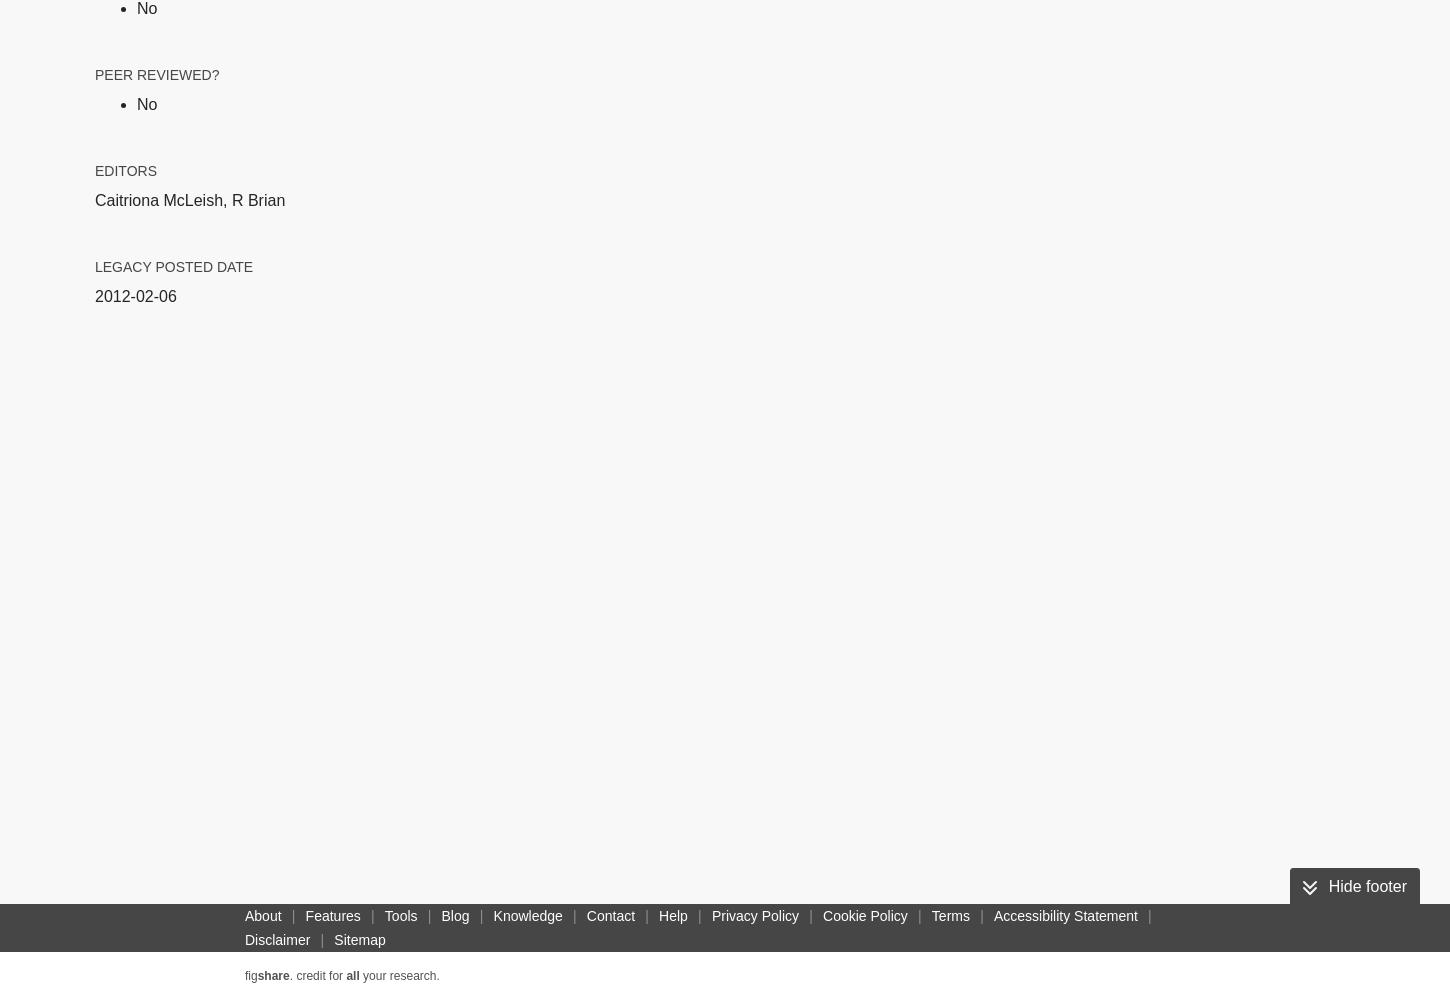 The width and height of the screenshot is (1450, 1000). Describe the element at coordinates (256, 975) in the screenshot. I see `'share'` at that location.